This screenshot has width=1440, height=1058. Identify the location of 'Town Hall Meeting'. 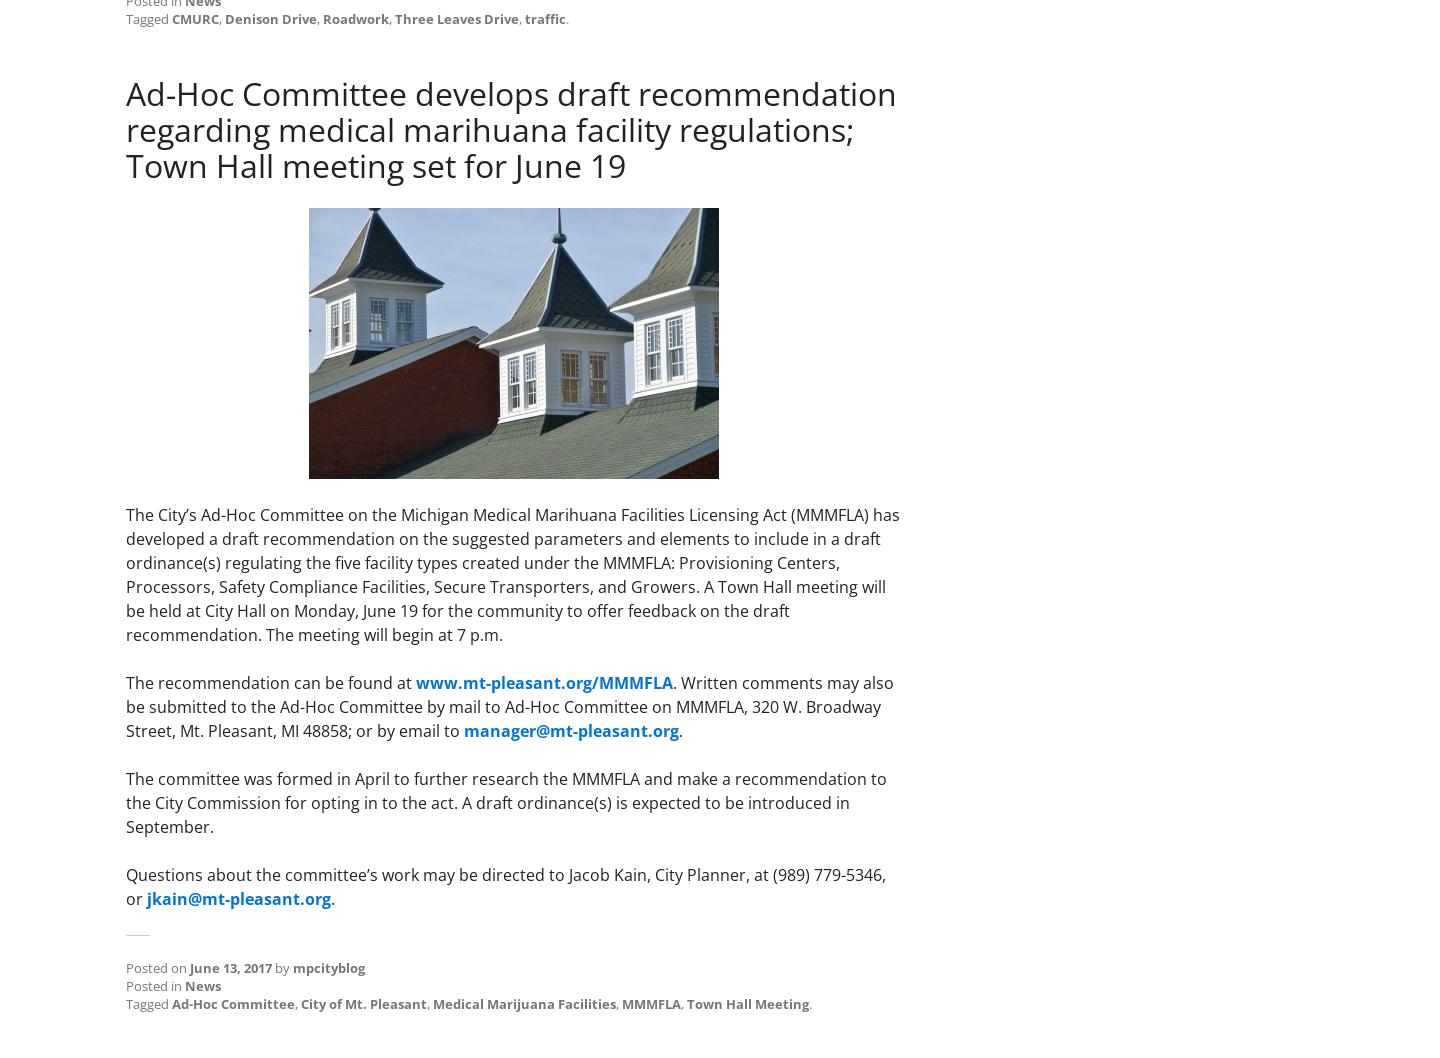
(687, 1001).